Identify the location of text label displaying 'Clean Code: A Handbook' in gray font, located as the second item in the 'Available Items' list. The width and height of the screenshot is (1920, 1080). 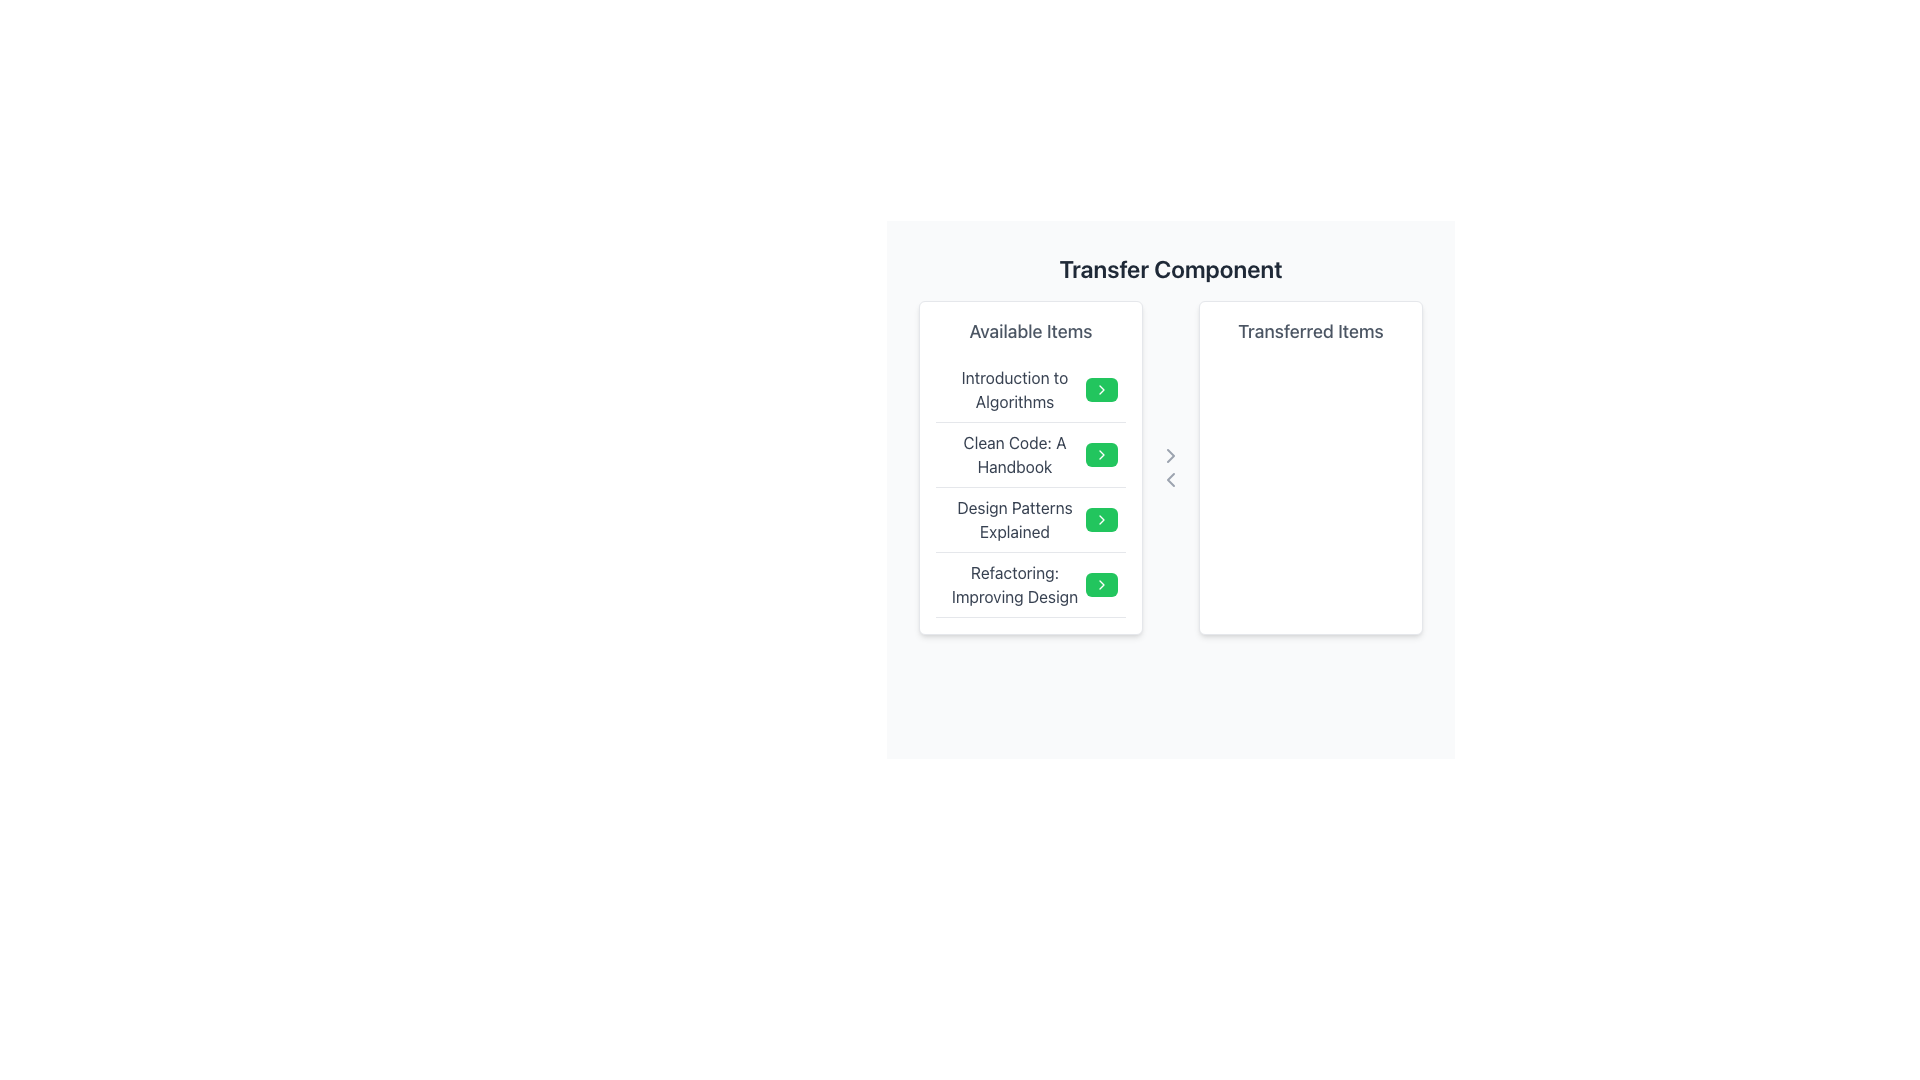
(1014, 455).